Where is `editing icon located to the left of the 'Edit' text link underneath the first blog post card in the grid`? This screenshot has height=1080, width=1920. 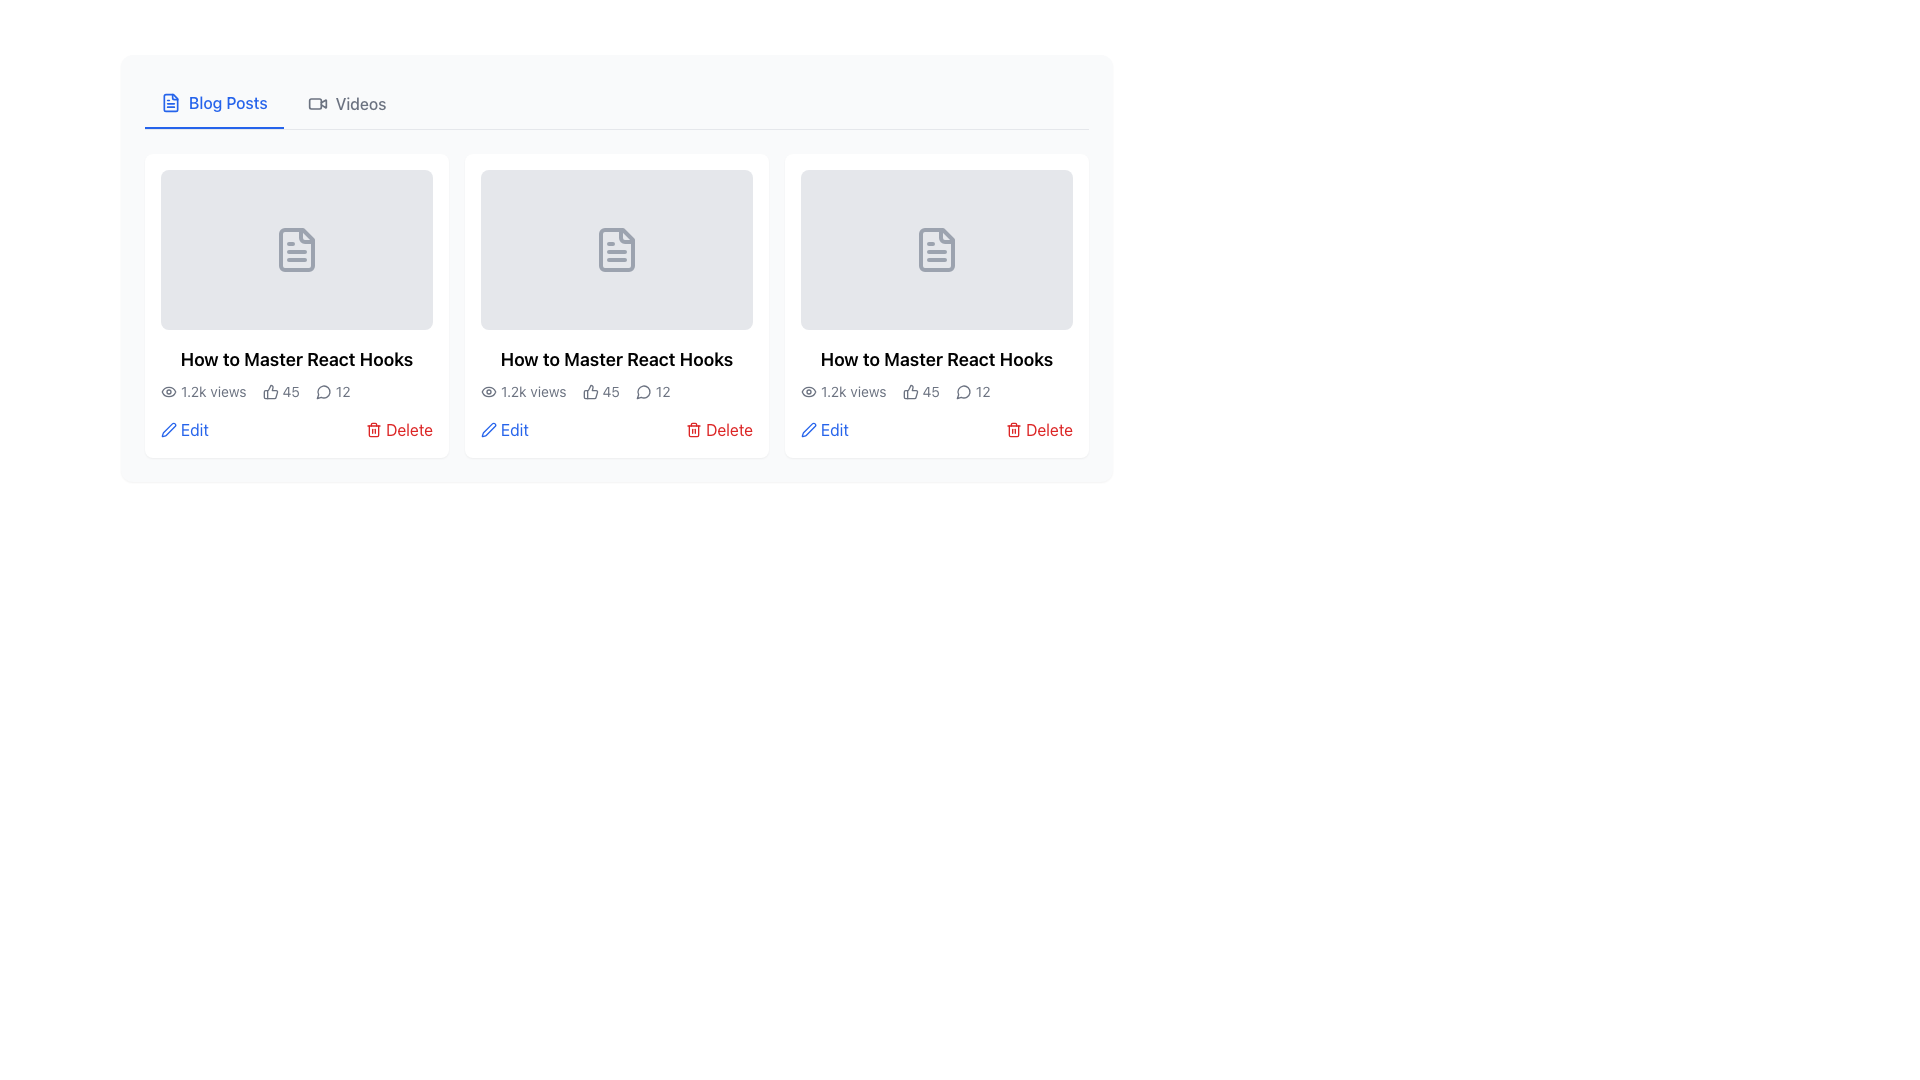
editing icon located to the left of the 'Edit' text link underneath the first blog post card in the grid is located at coordinates (168, 428).